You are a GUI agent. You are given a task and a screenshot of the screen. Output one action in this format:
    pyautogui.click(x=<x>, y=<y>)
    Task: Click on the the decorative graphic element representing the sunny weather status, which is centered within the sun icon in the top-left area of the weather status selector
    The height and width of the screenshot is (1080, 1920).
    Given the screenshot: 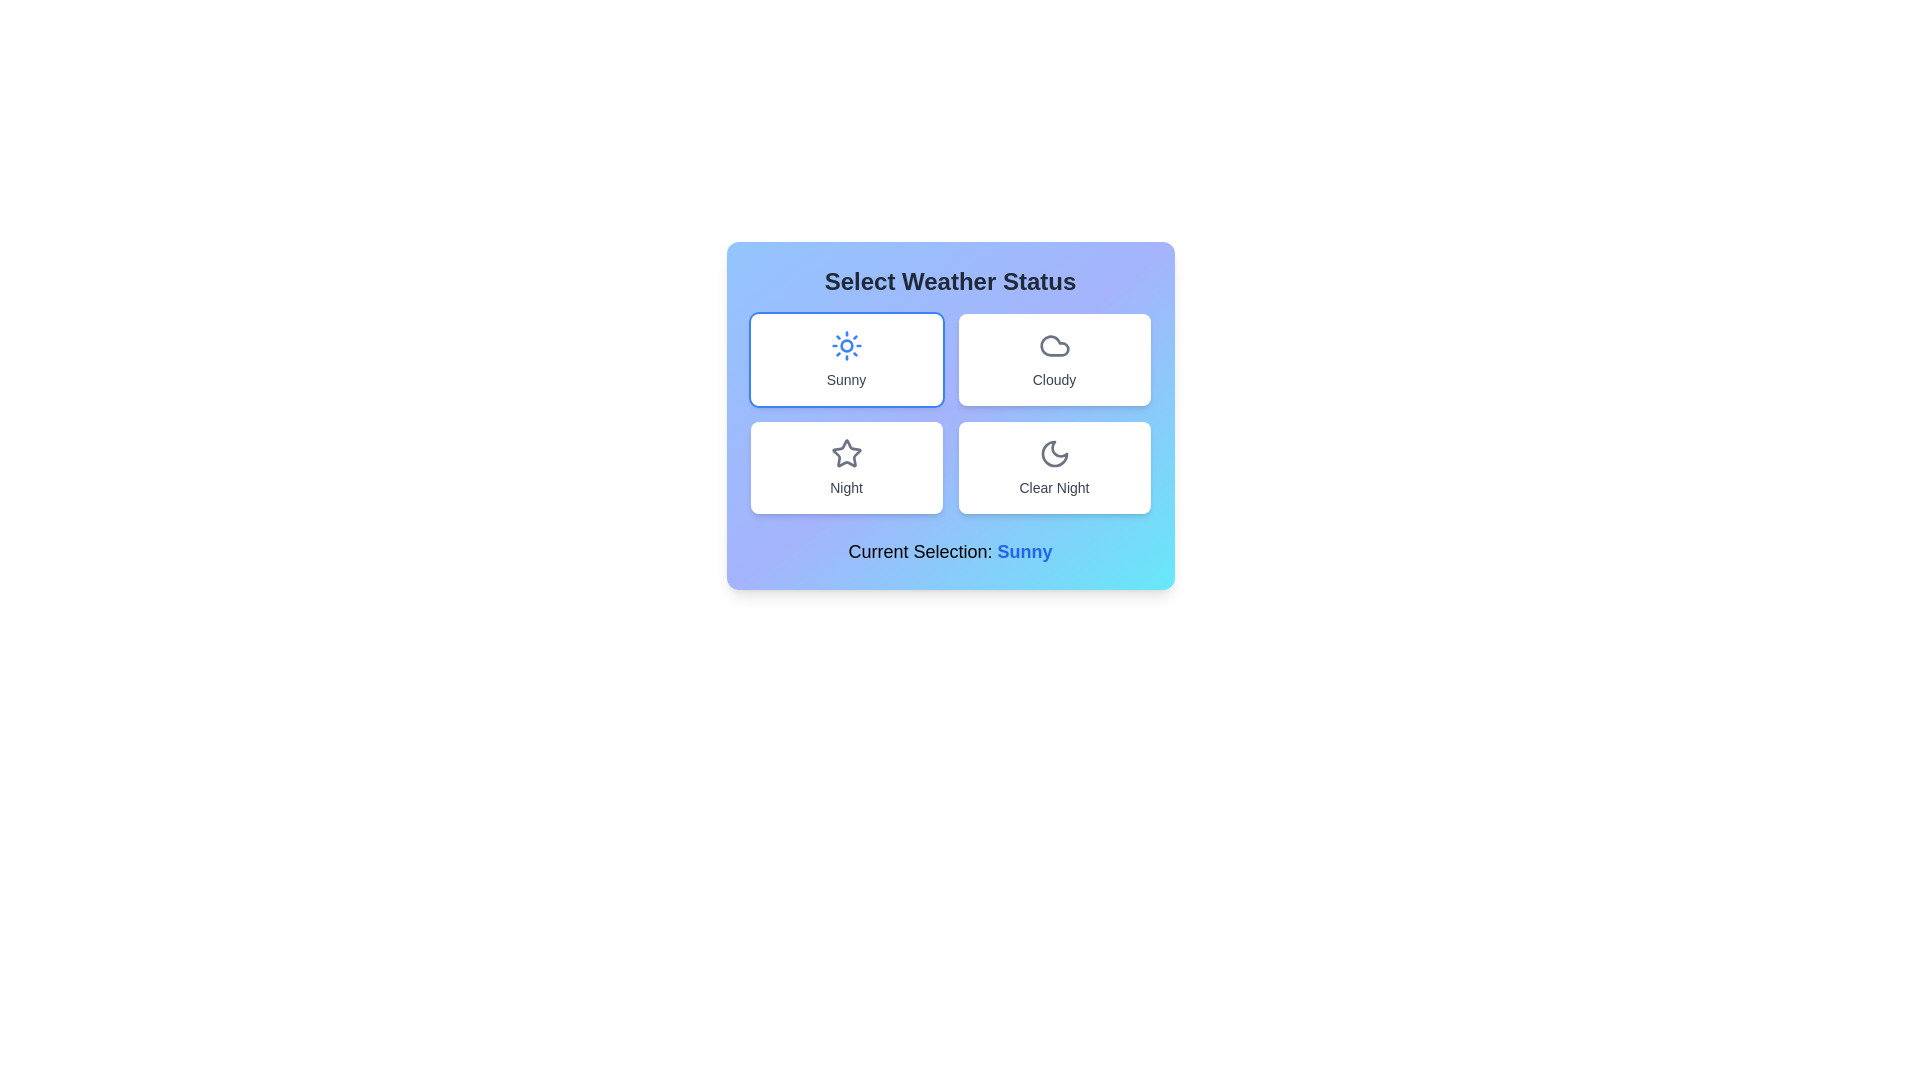 What is the action you would take?
    pyautogui.click(x=846, y=345)
    